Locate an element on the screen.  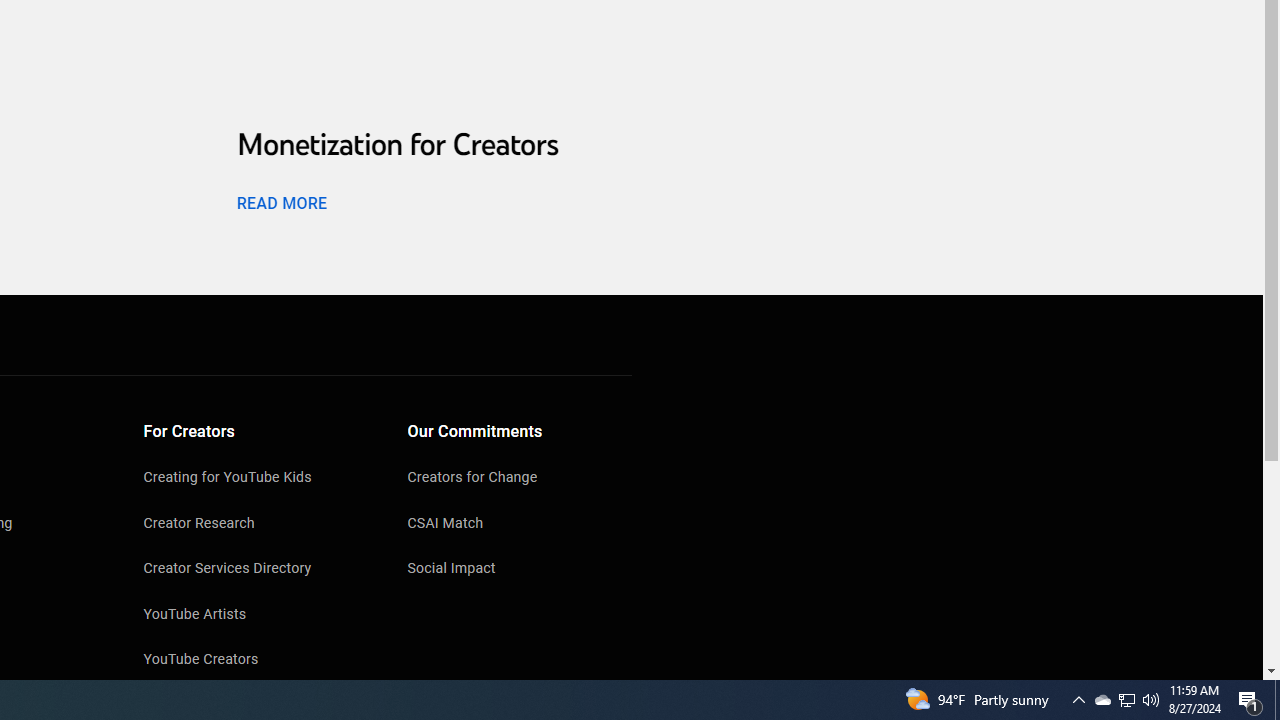
'YouTube Creators' is located at coordinates (255, 661).